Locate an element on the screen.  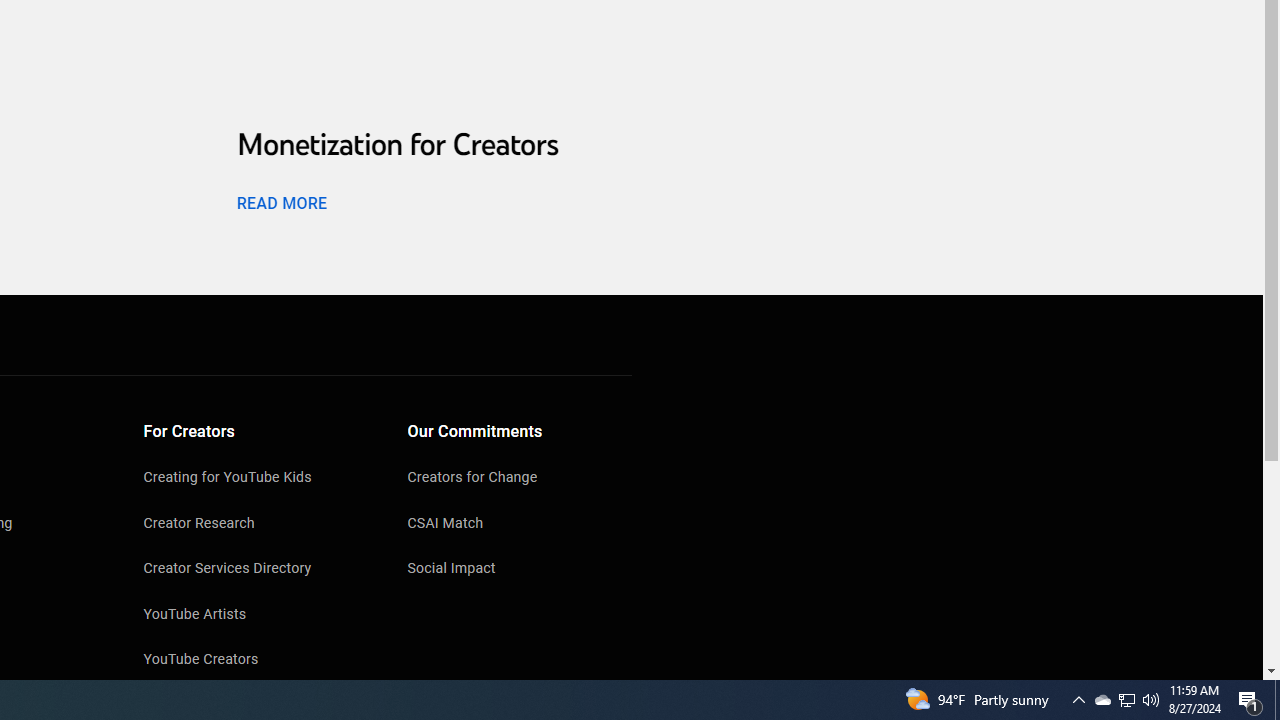
'YouTube Creators' is located at coordinates (255, 661).